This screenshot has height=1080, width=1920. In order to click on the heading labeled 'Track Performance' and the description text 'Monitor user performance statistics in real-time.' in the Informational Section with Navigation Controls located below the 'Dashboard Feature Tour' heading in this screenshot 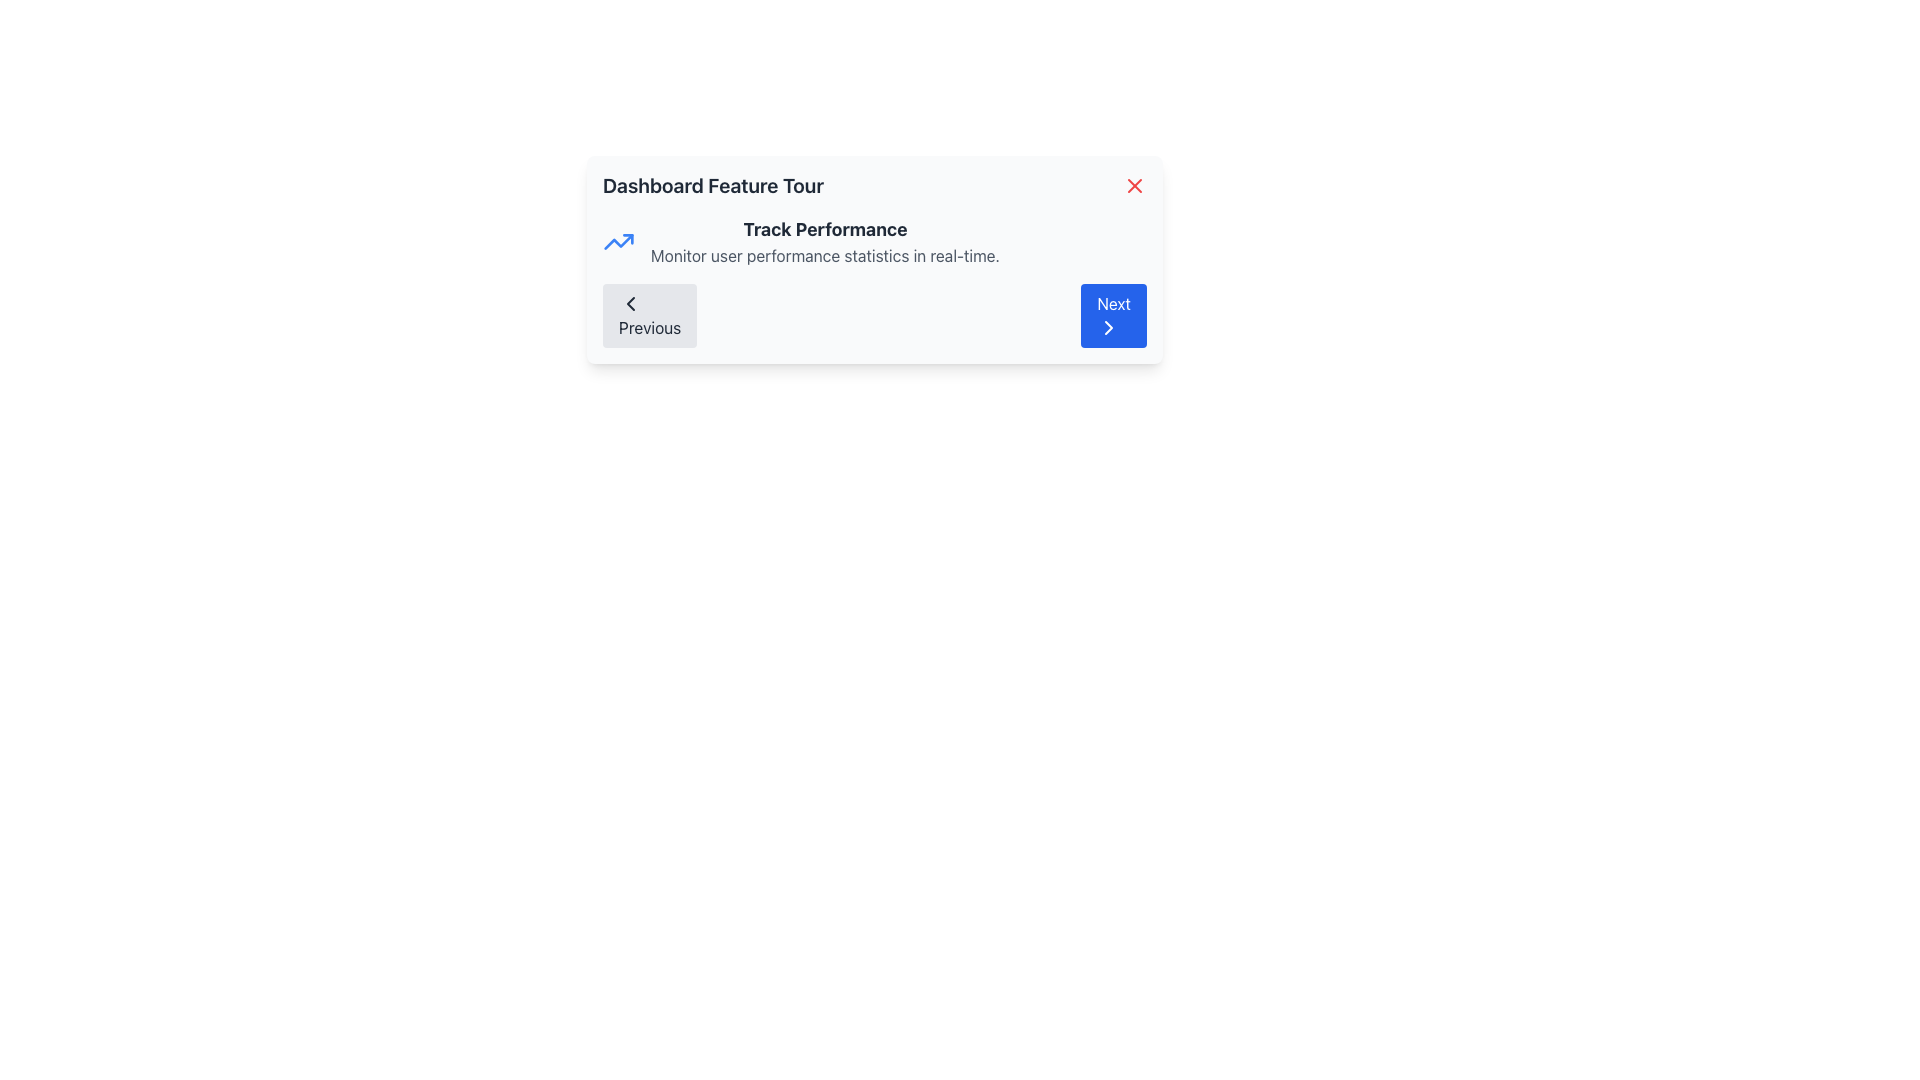, I will do `click(874, 281)`.